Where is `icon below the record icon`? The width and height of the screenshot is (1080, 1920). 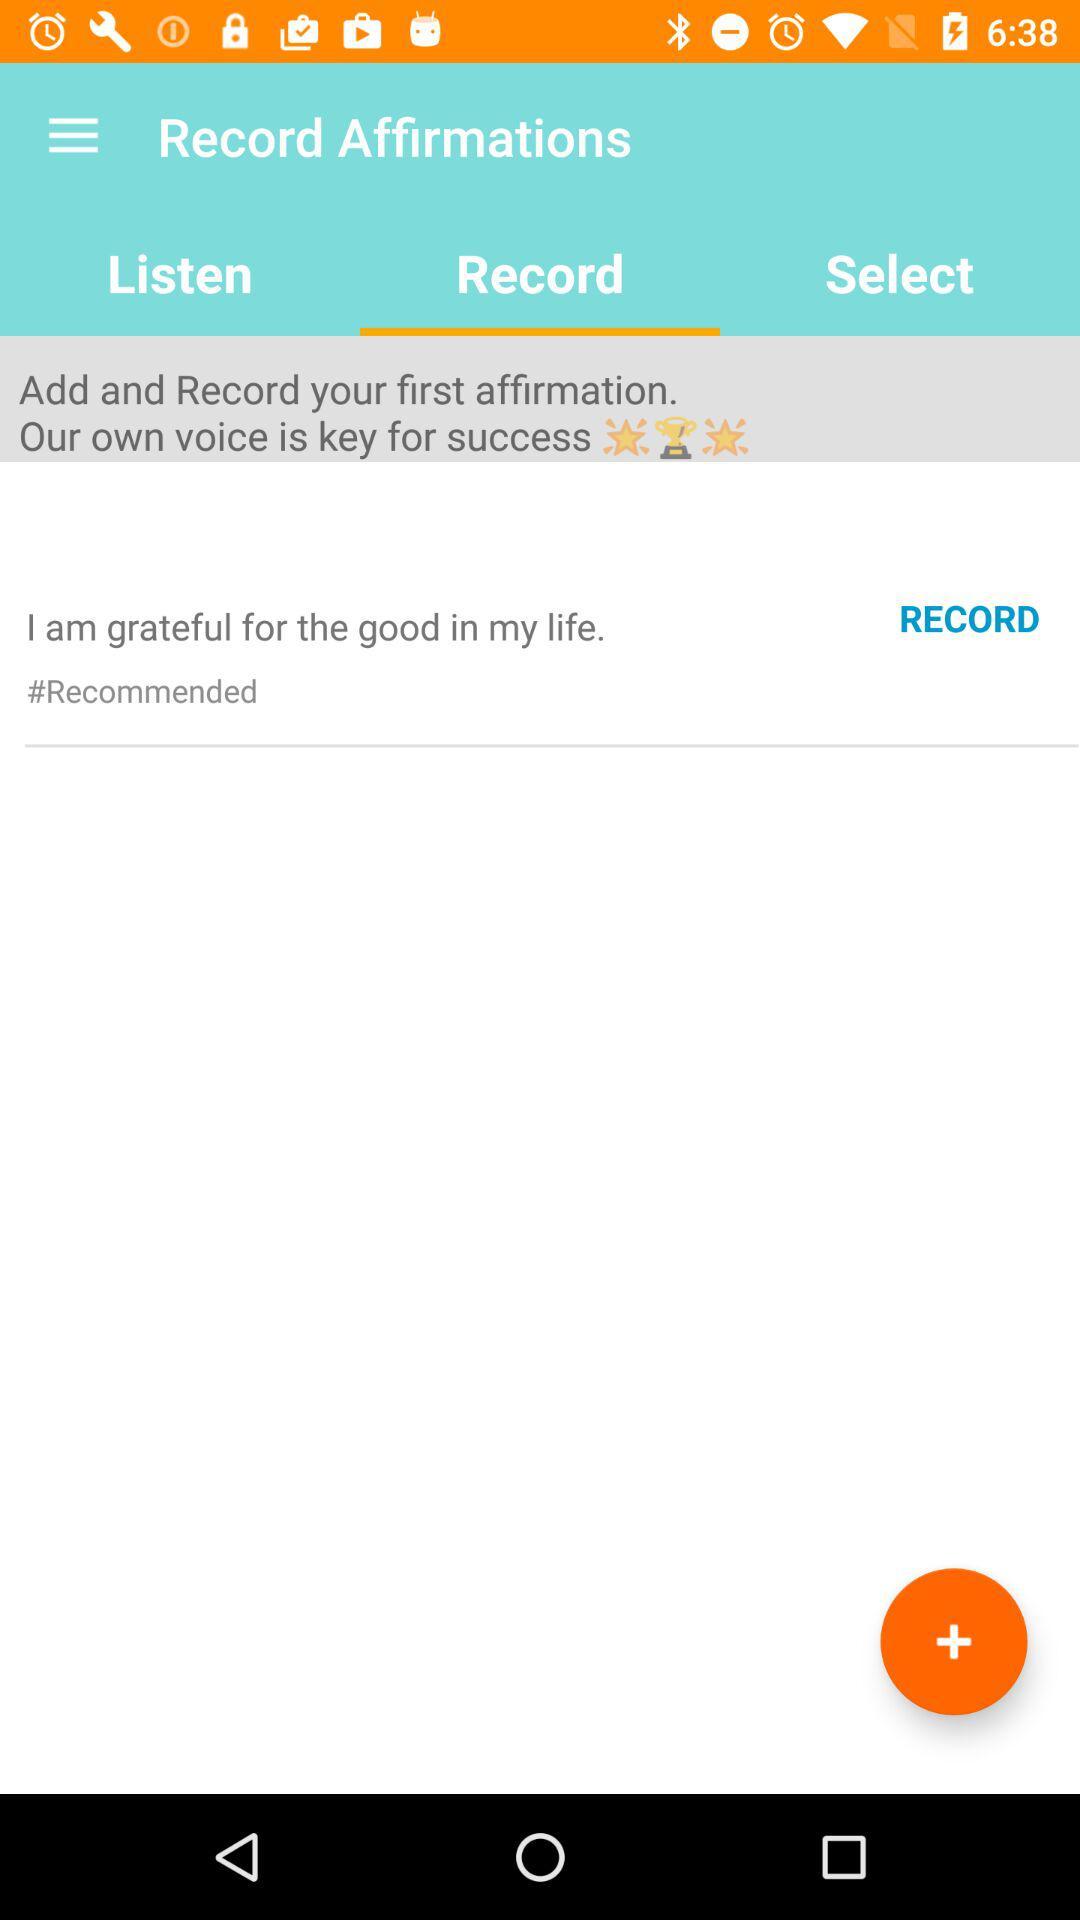 icon below the record icon is located at coordinates (952, 1641).